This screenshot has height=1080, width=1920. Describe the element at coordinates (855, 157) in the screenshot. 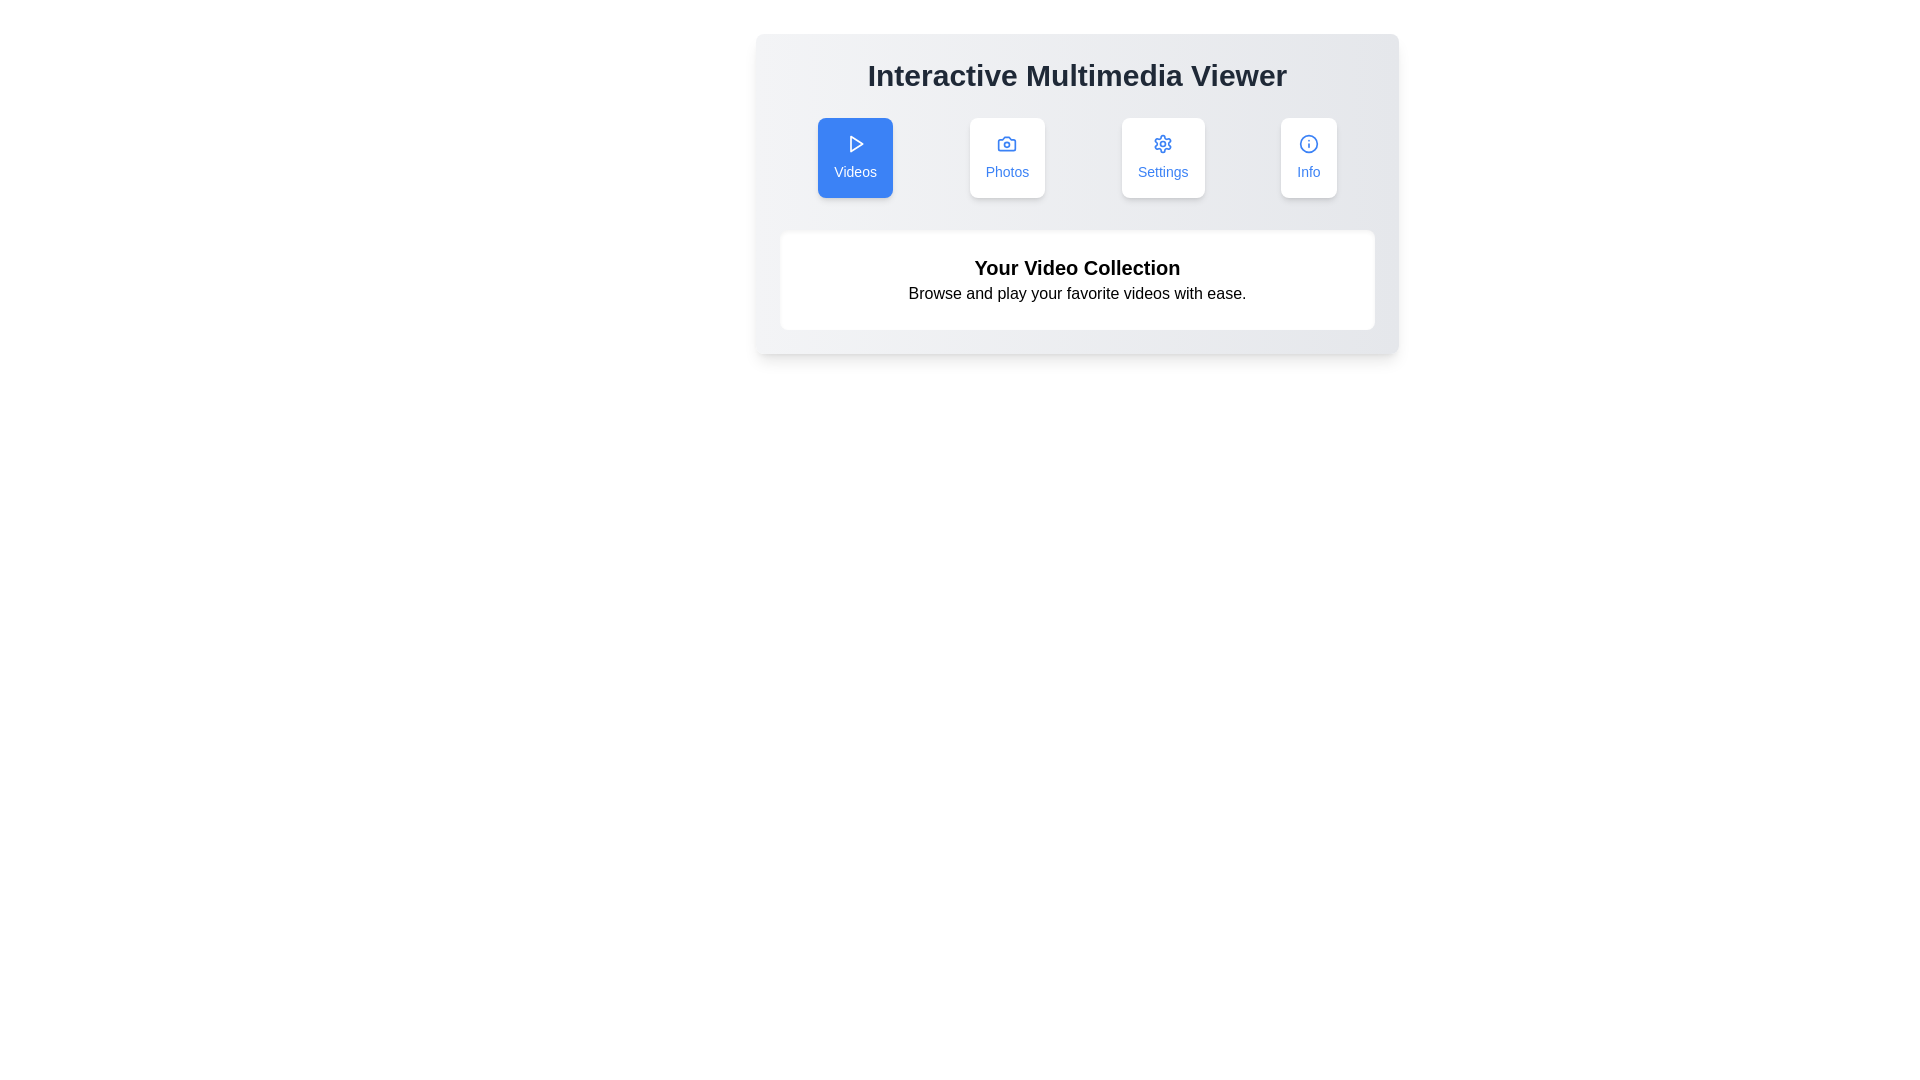

I see `the first button in the row, which has a vivid blue background, white text, and a play icon above the word 'Videos'` at that location.